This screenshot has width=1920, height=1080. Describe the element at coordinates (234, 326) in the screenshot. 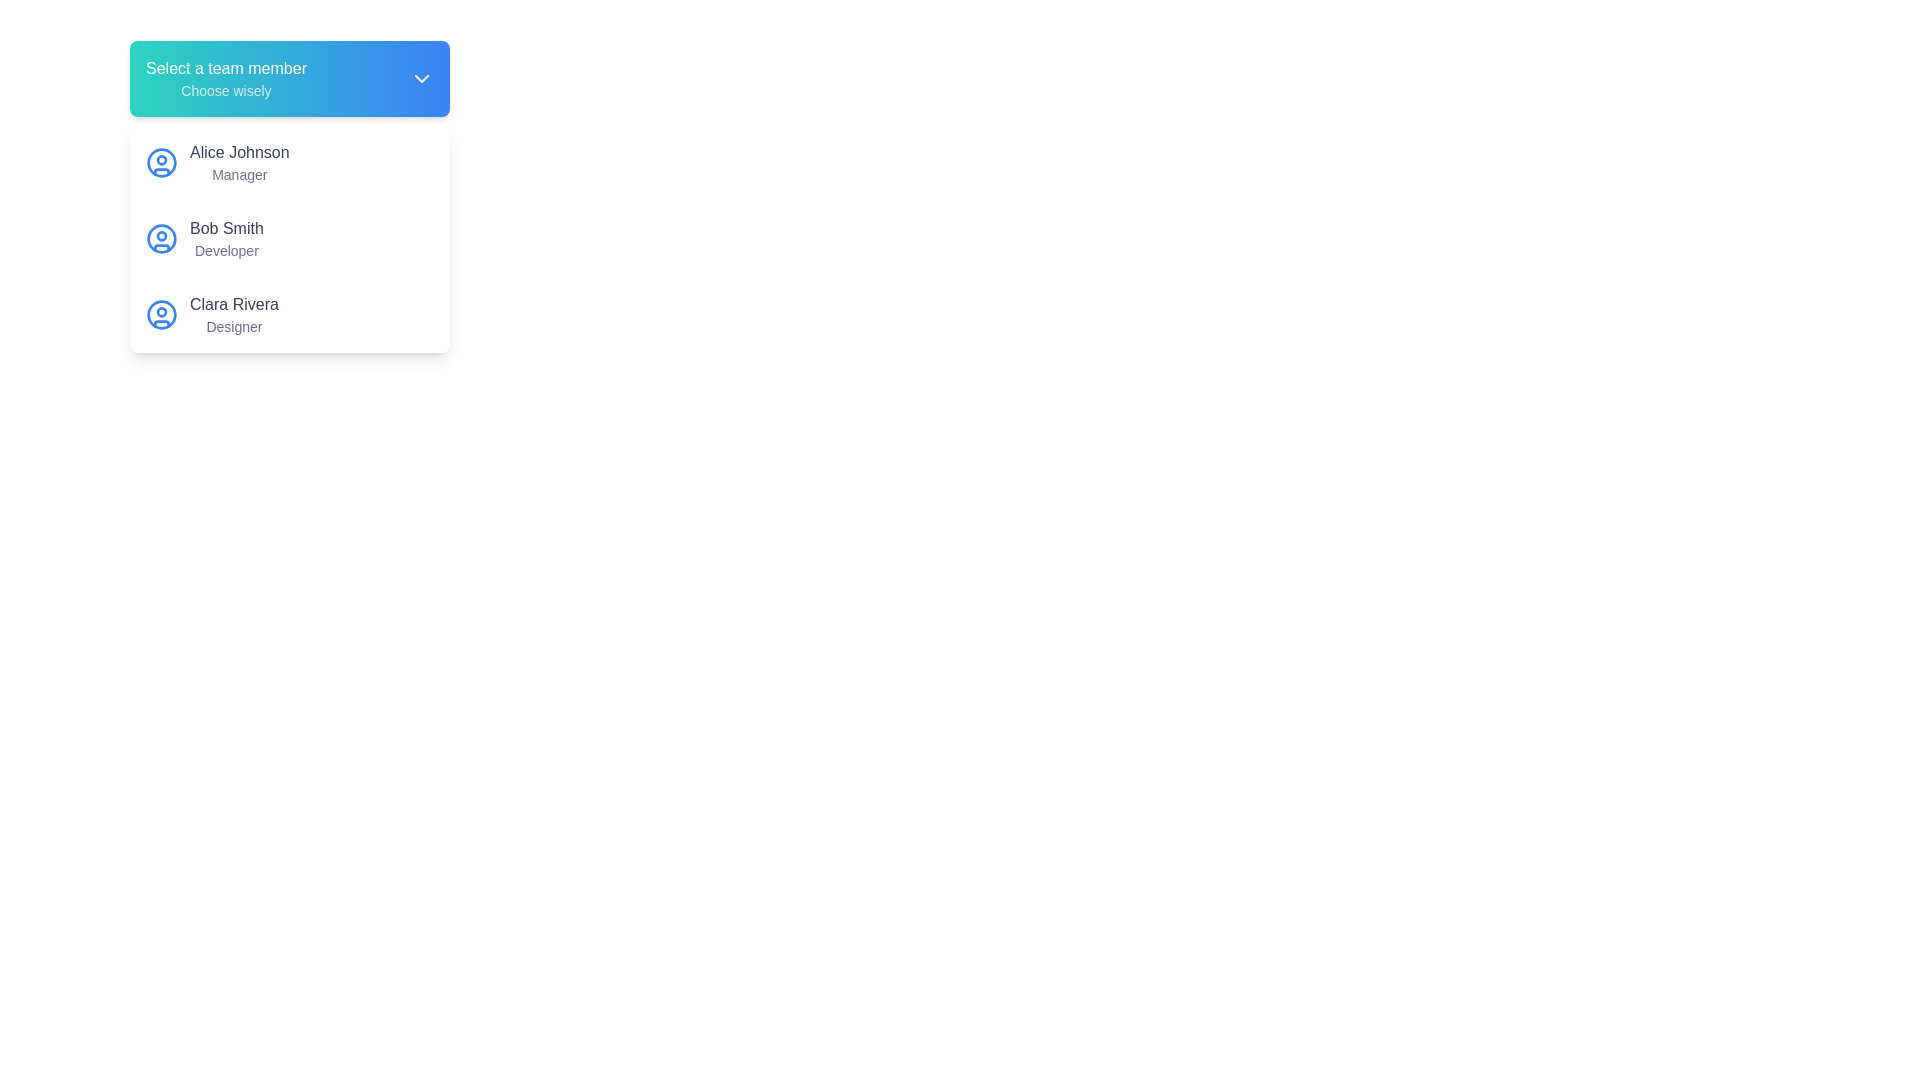

I see `the text label displaying 'Designer', which is styled in a smaller gray font and positioned directly beneath 'Clara Rivera' in the dropdown menu` at that location.